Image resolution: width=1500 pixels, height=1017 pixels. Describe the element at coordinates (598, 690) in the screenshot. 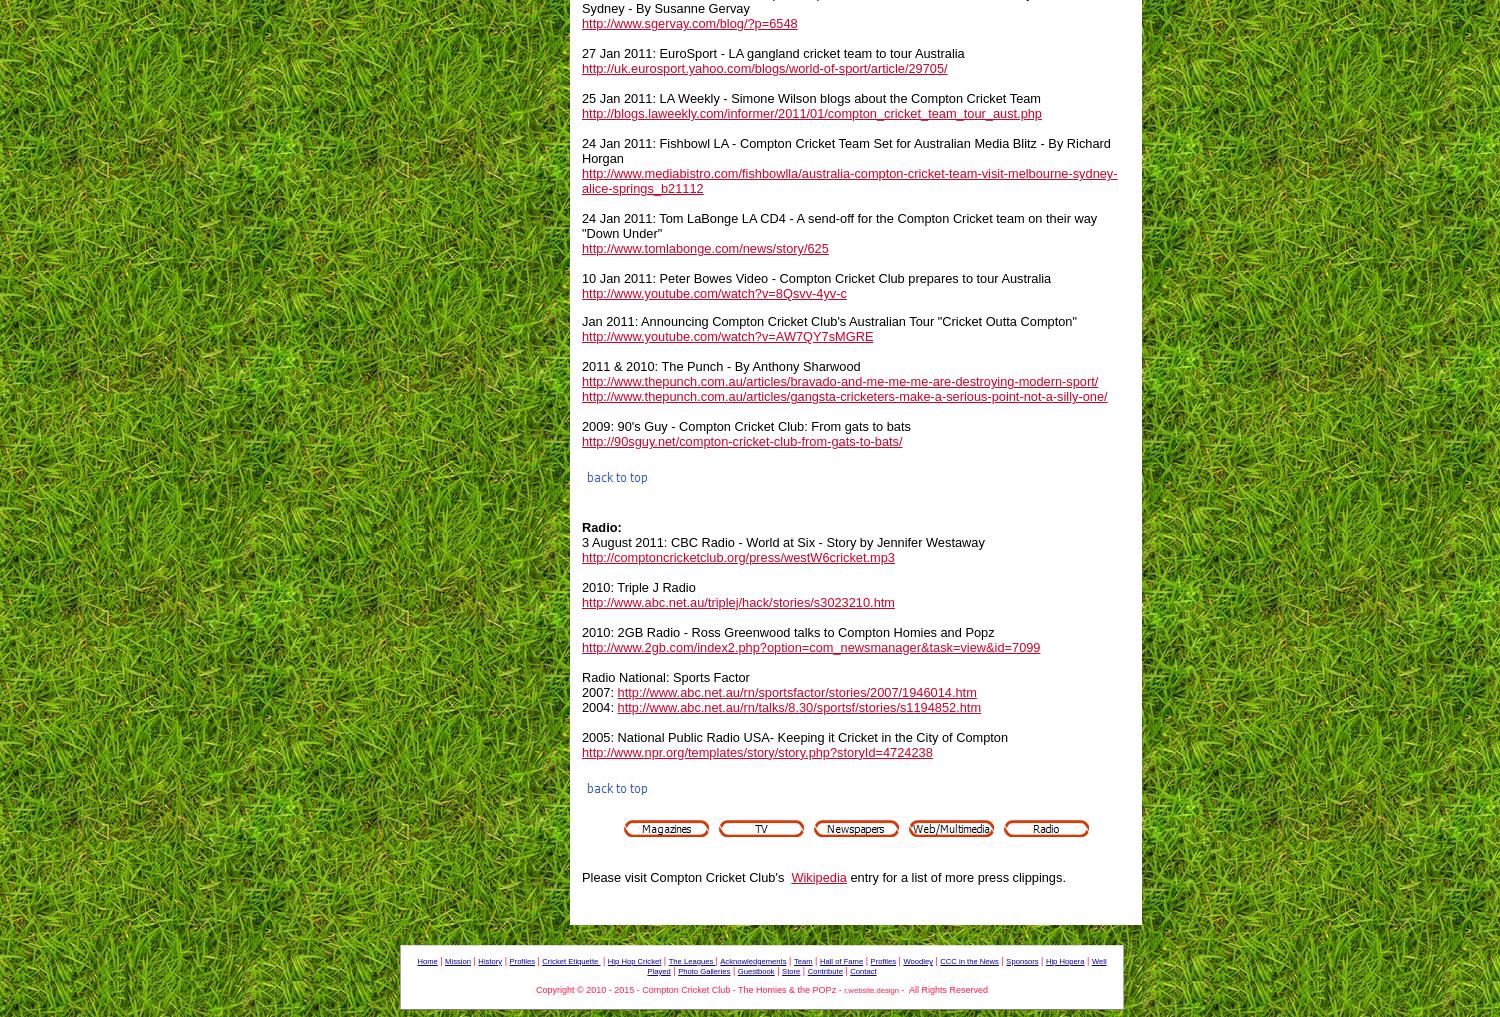

I see `'2007:'` at that location.